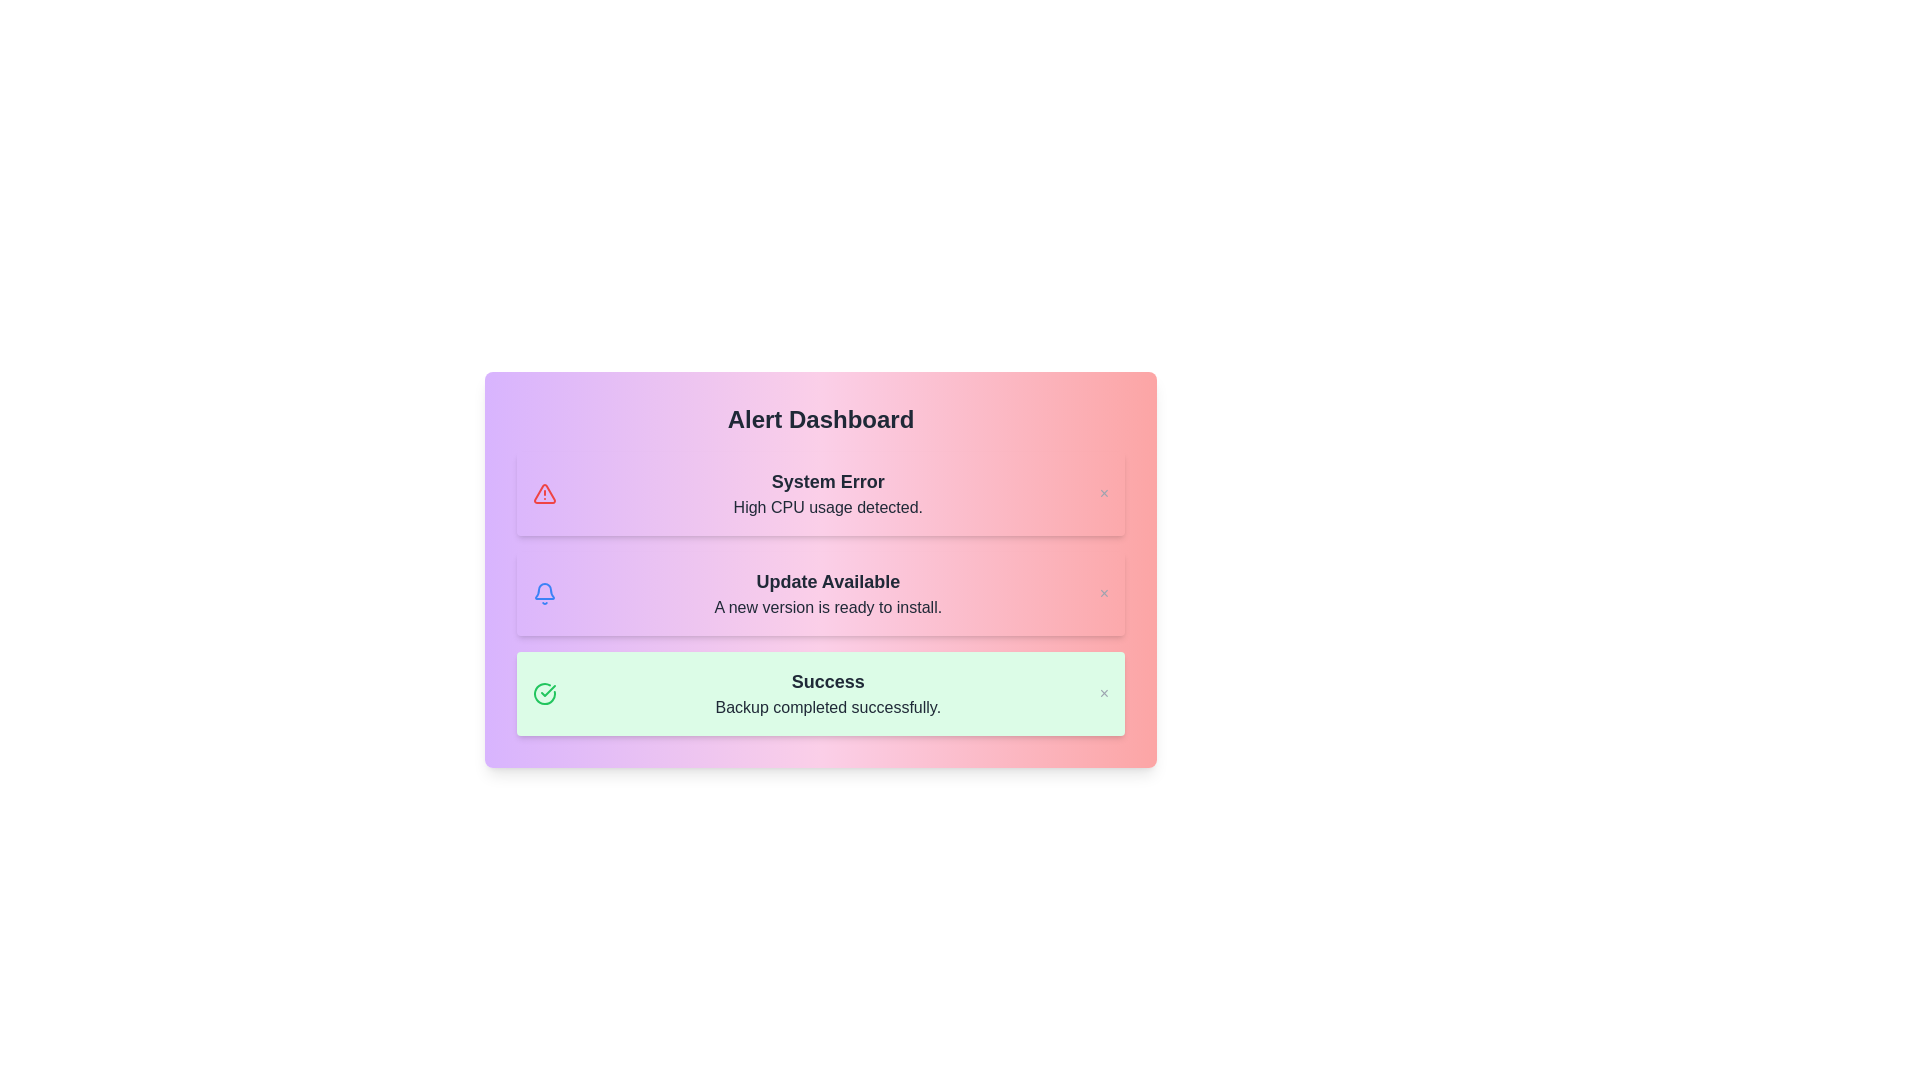  I want to click on the notification of type error, so click(820, 493).